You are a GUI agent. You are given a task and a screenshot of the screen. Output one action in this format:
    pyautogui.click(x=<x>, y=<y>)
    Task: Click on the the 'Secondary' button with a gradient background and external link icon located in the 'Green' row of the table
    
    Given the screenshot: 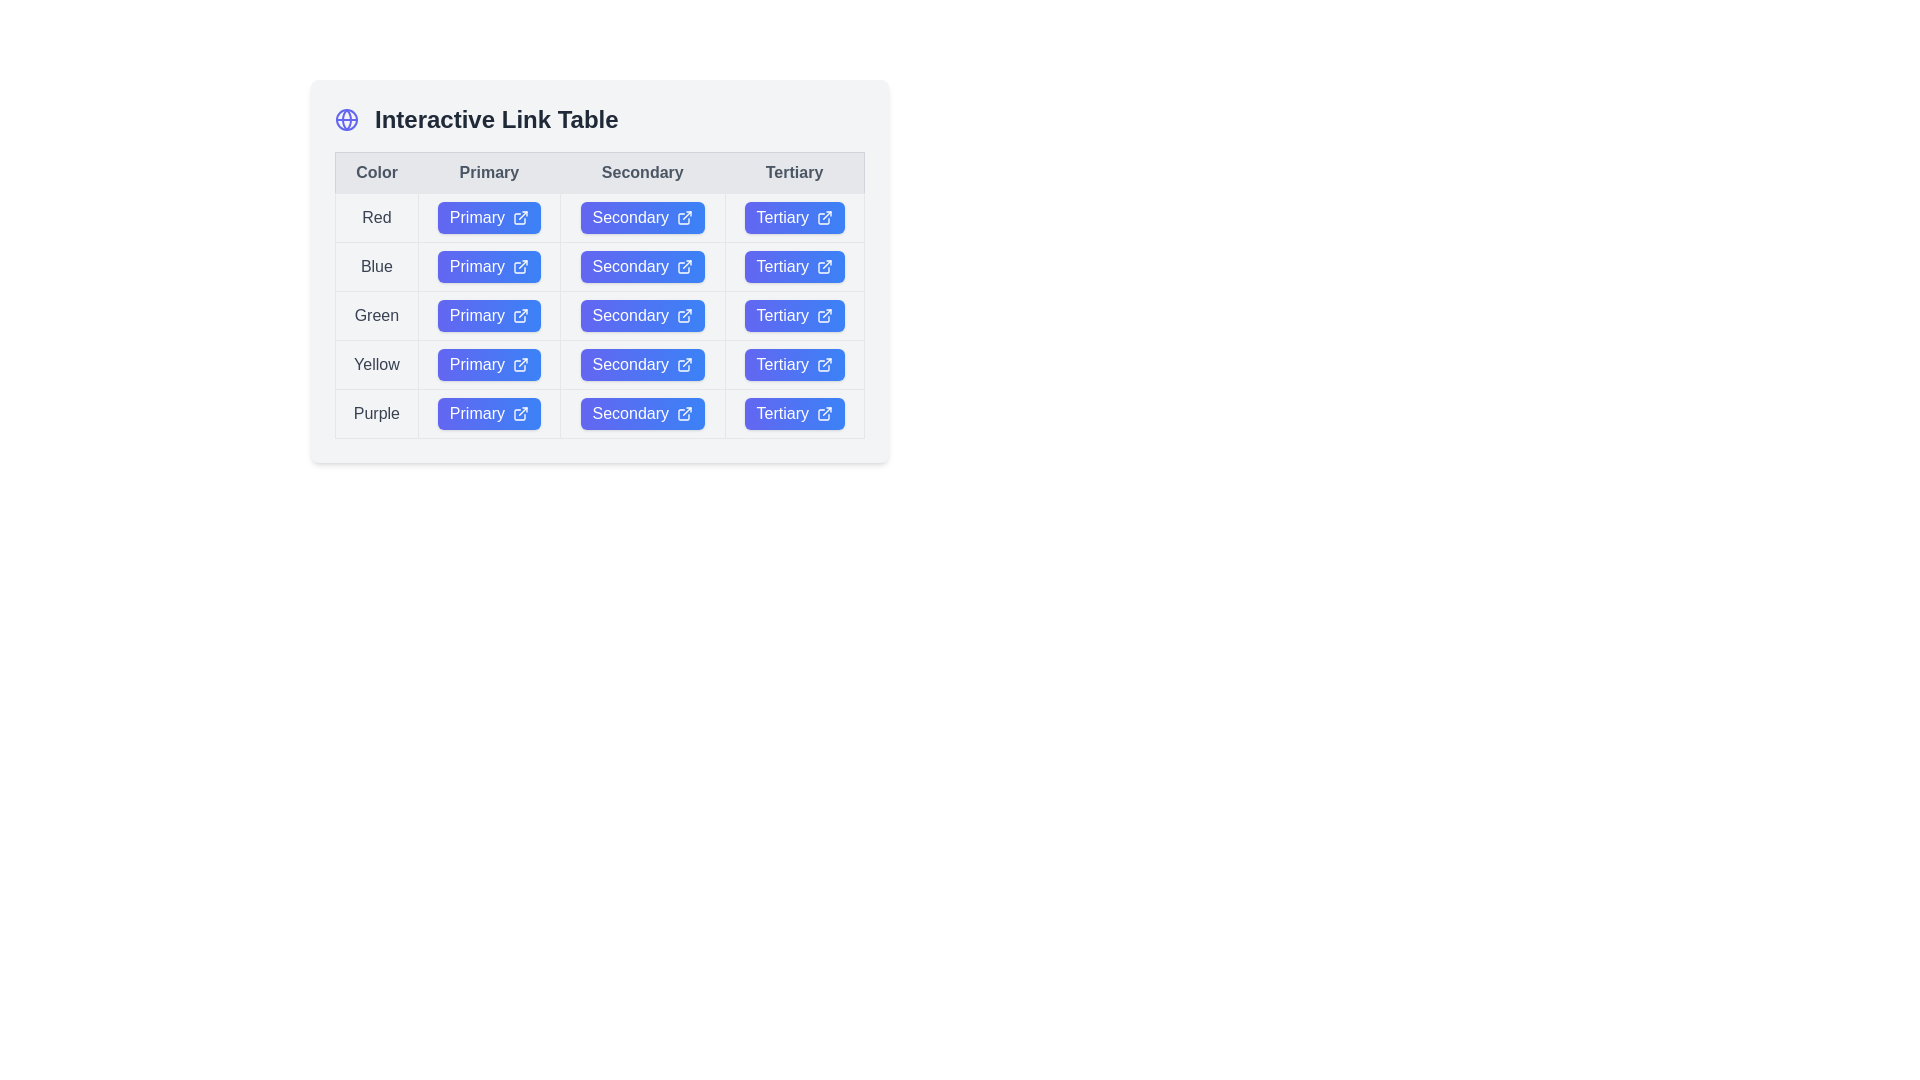 What is the action you would take?
    pyautogui.click(x=642, y=315)
    